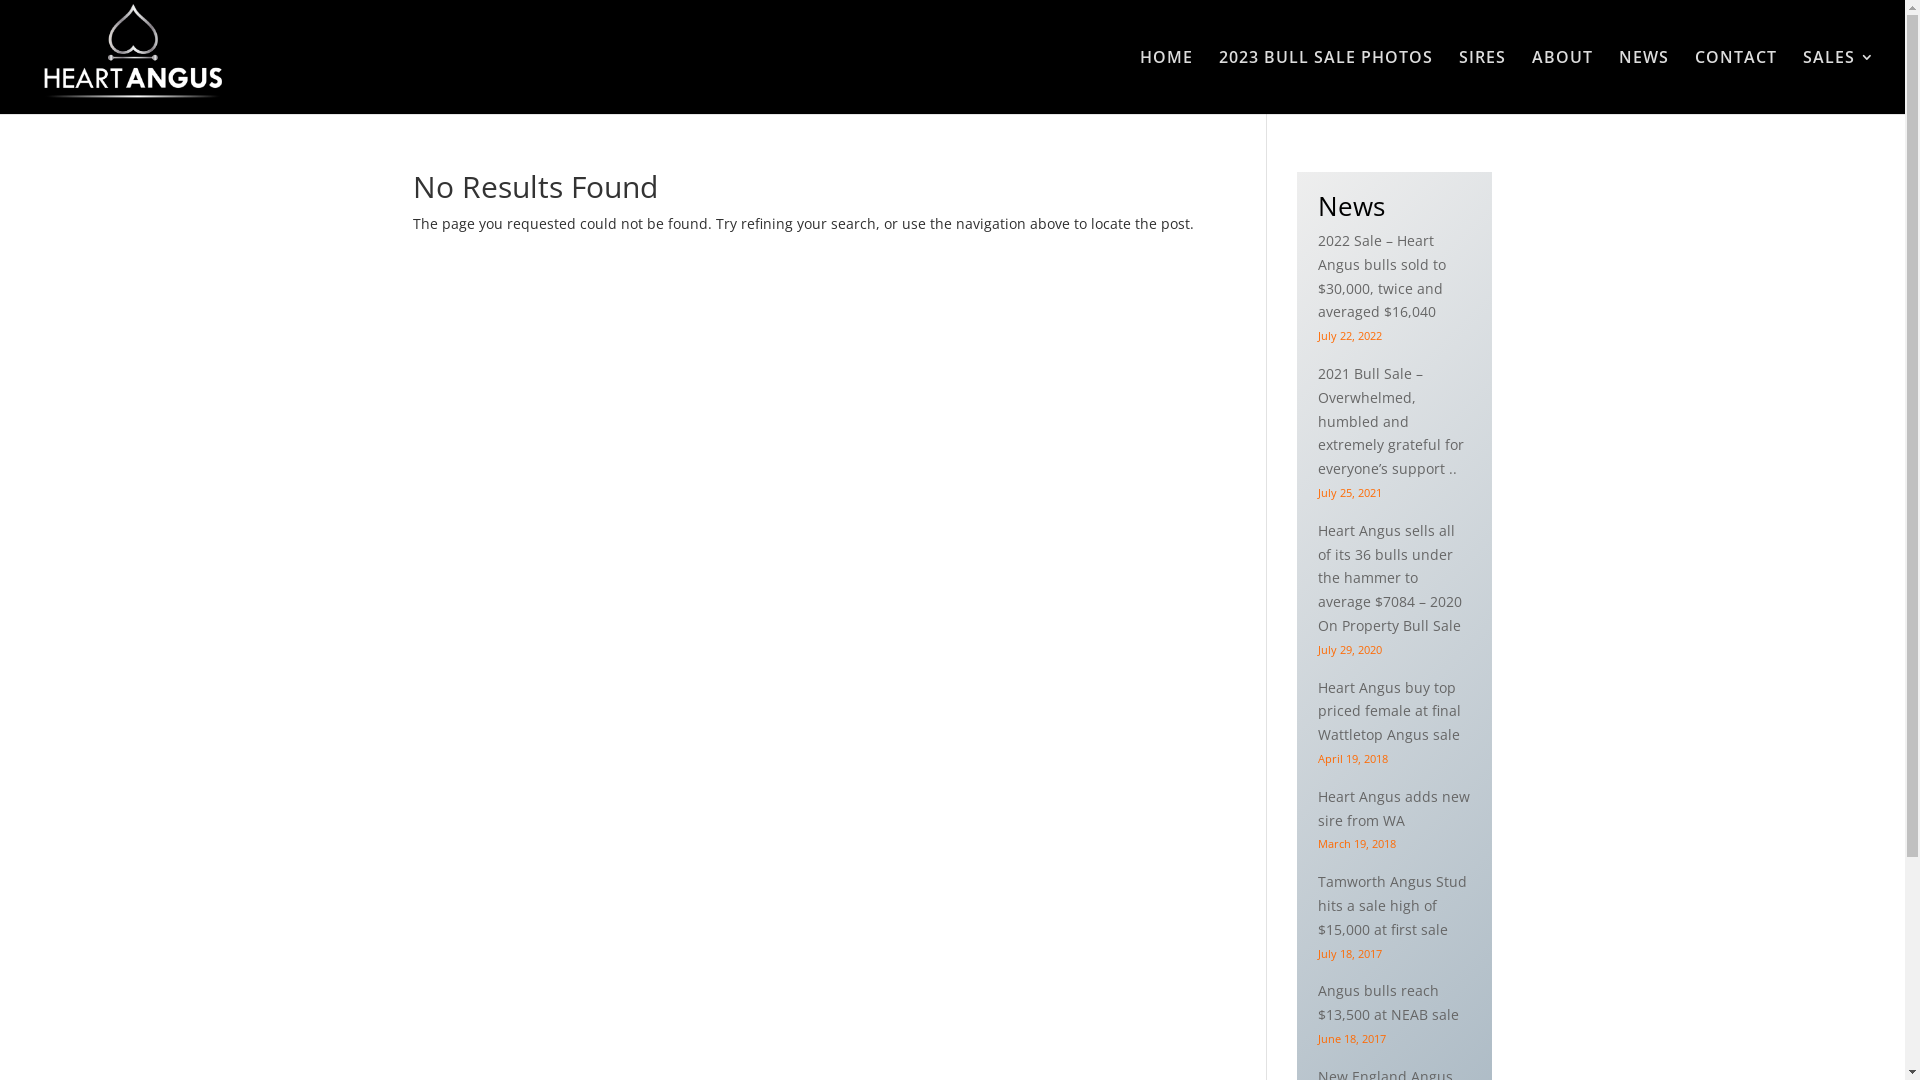 The height and width of the screenshot is (1080, 1920). Describe the element at coordinates (1838, 80) in the screenshot. I see `'SALES'` at that location.